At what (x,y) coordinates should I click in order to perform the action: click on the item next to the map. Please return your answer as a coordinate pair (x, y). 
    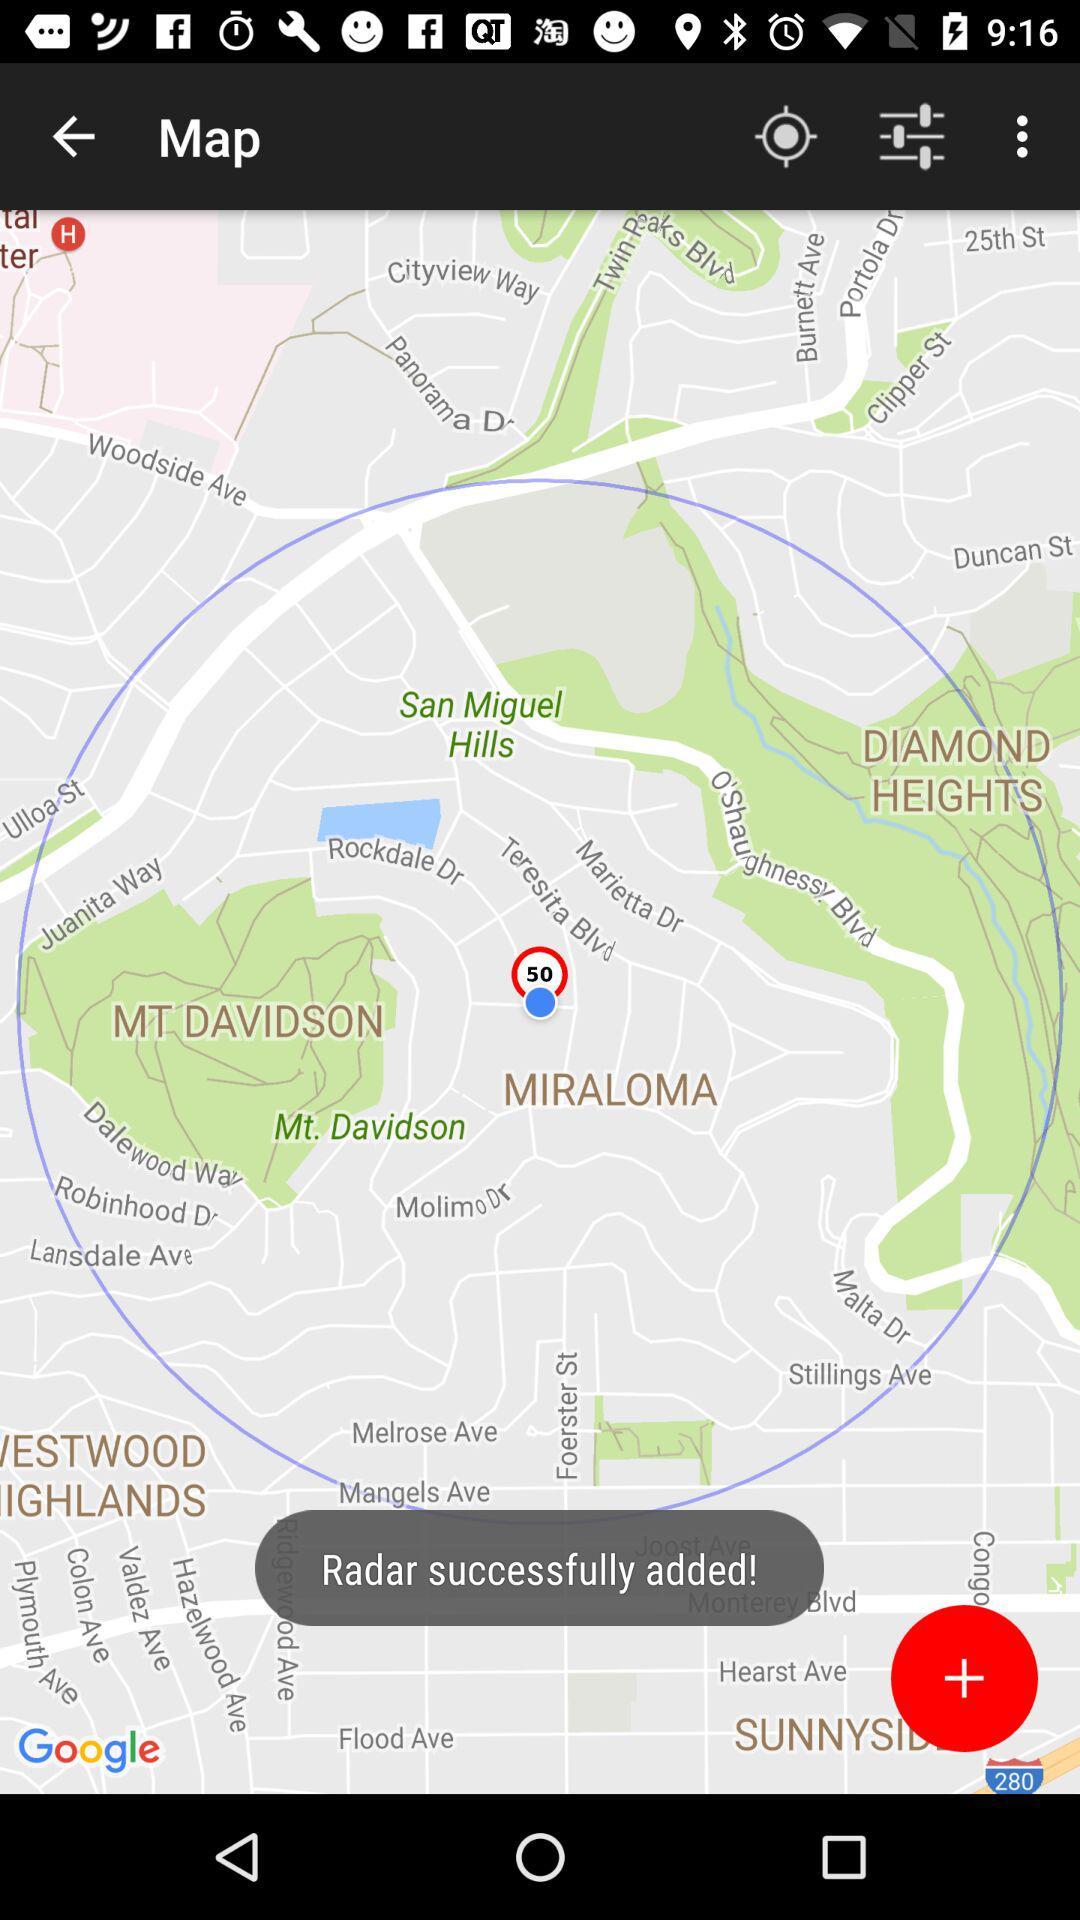
    Looking at the image, I should click on (72, 135).